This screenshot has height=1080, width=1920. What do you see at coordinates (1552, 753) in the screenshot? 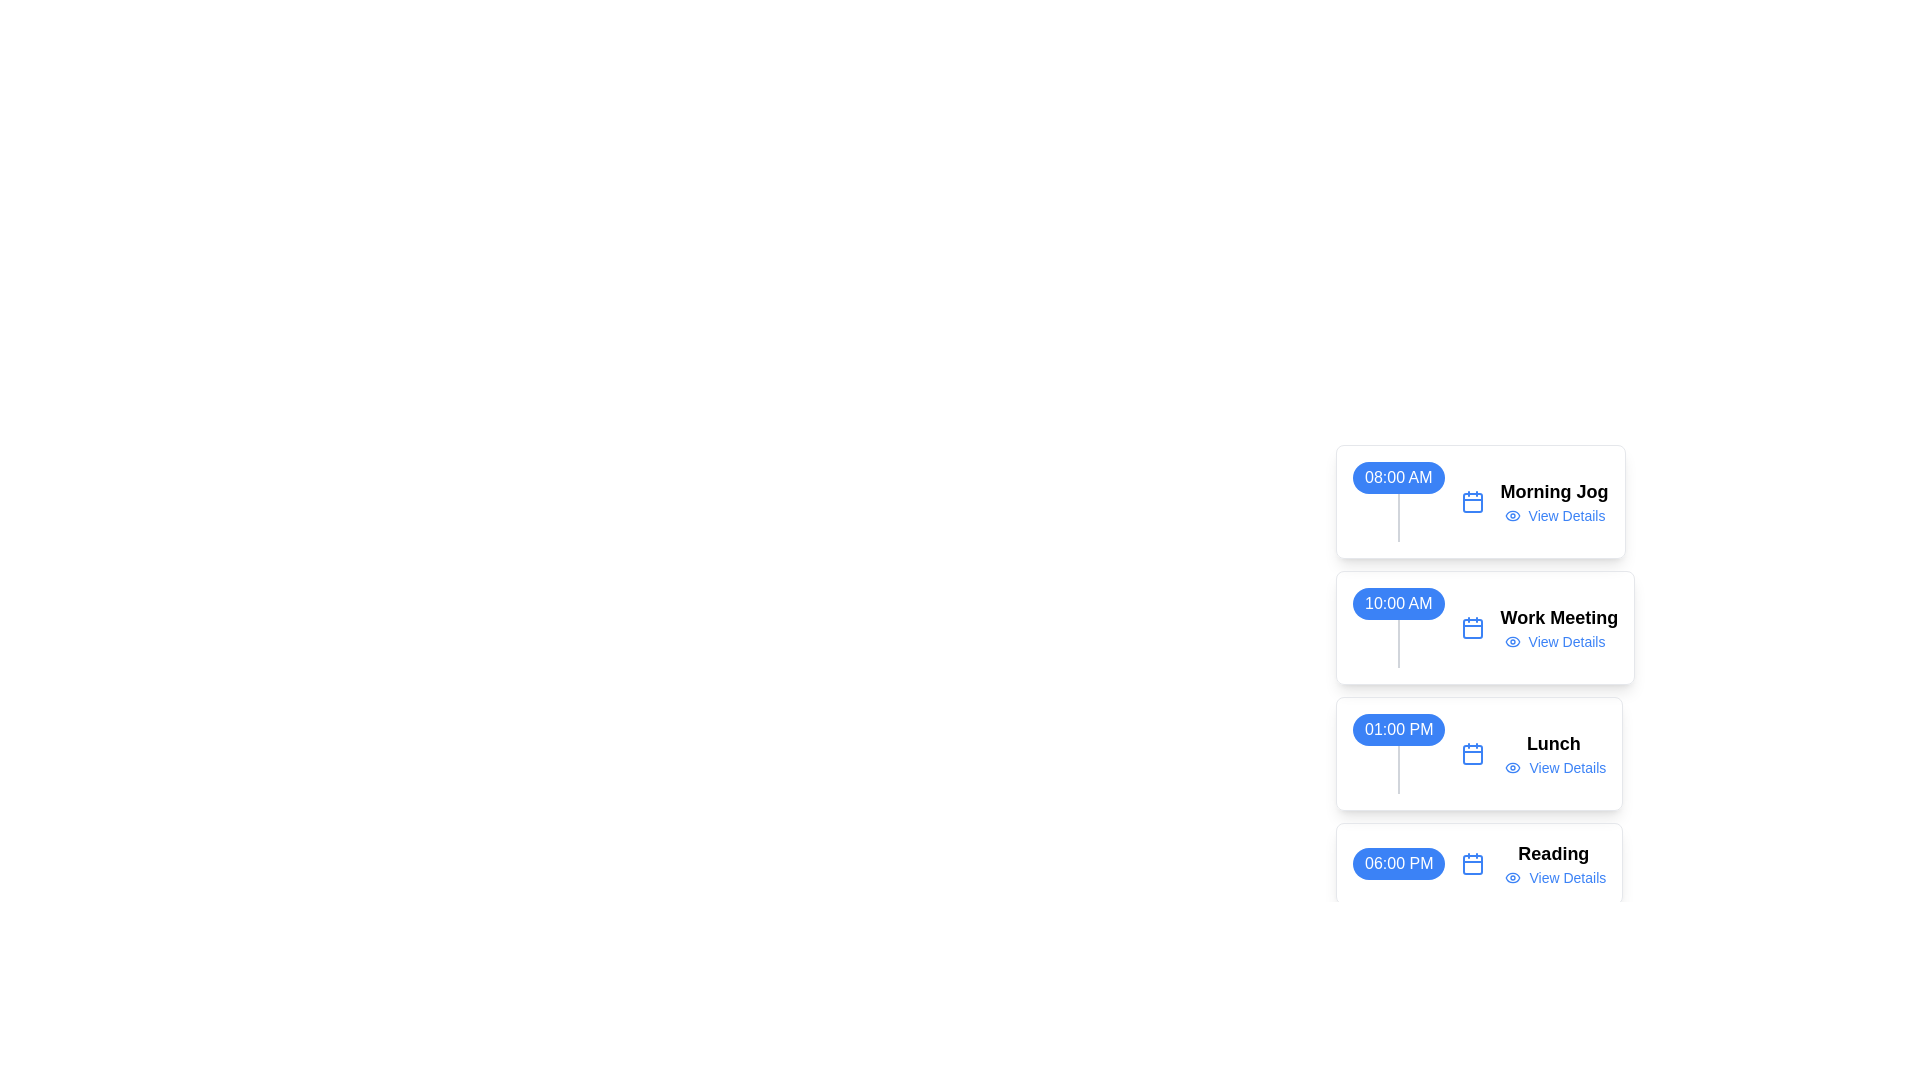
I see `the eye icon next to the 'View Details' link for the 'Lunch' event to potentially display a tooltip` at bounding box center [1552, 753].